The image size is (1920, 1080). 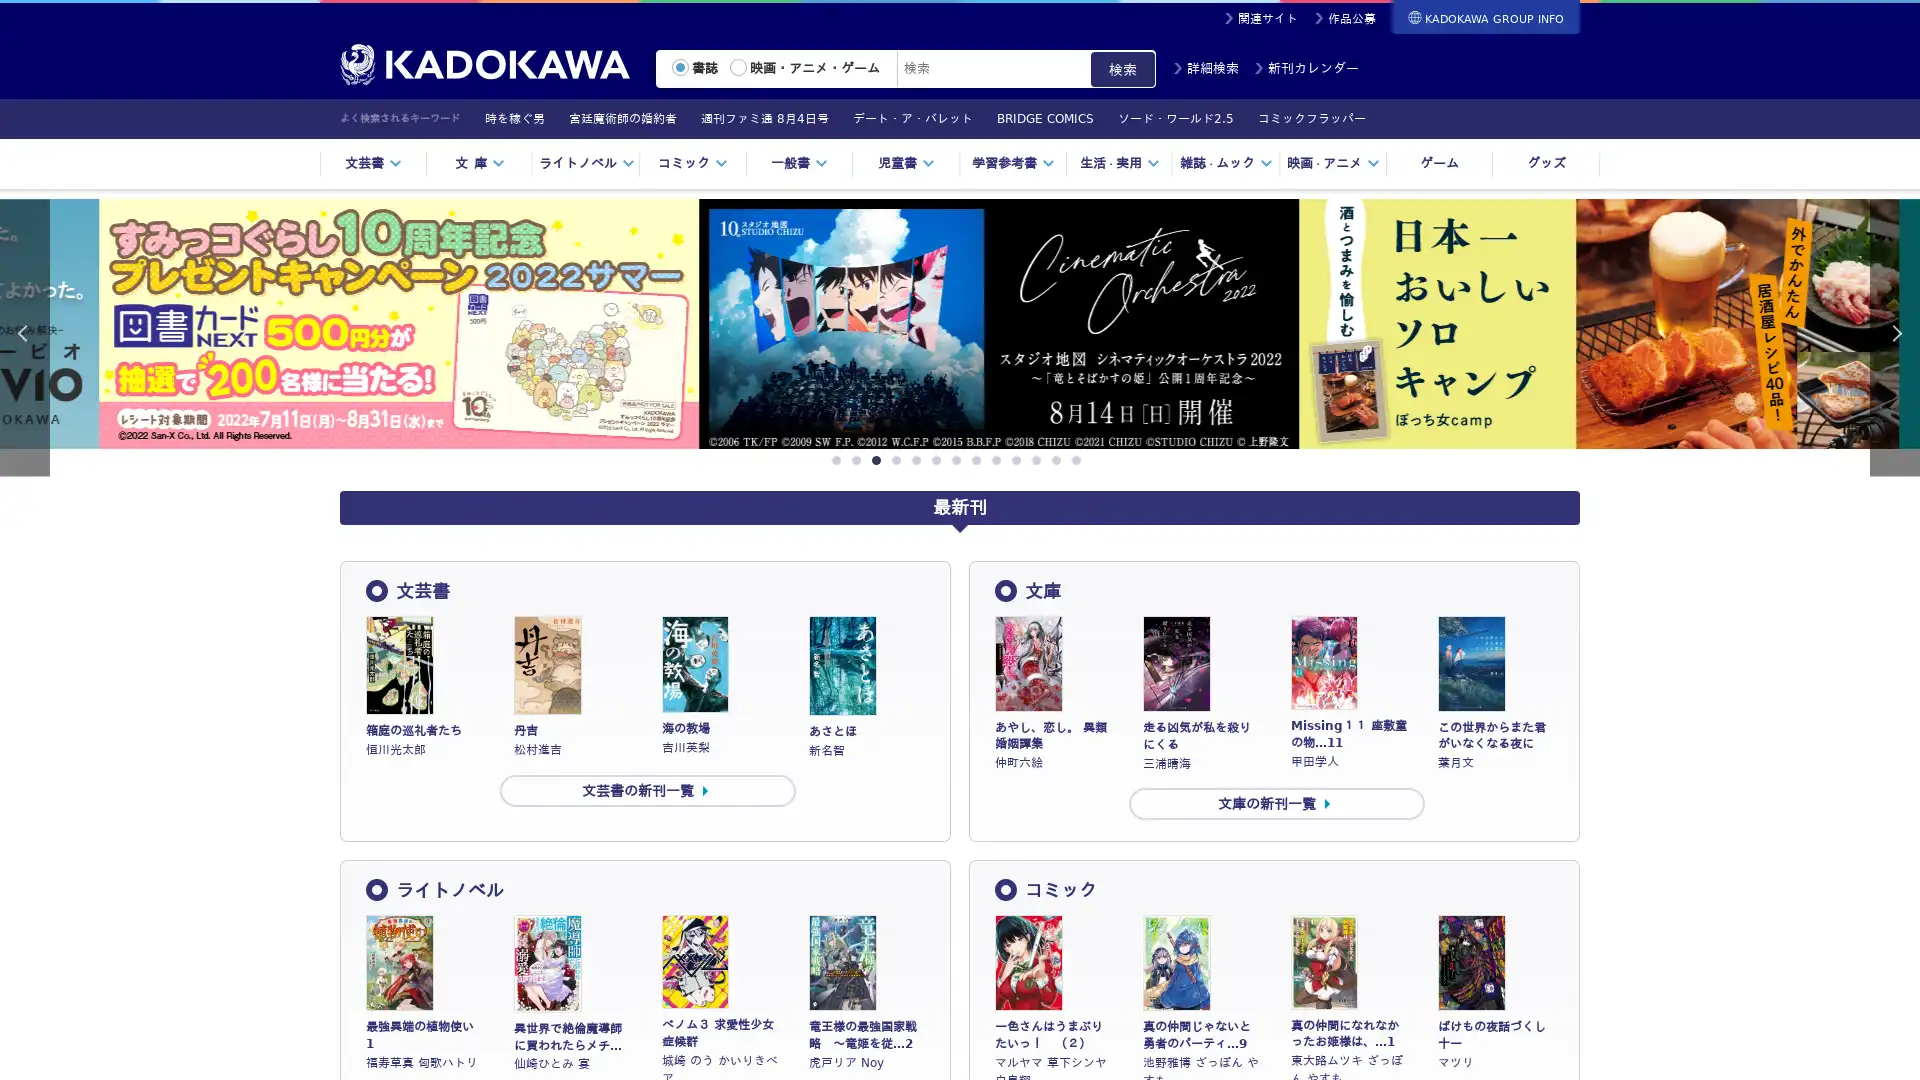 I want to click on 13, so click(x=1079, y=461).